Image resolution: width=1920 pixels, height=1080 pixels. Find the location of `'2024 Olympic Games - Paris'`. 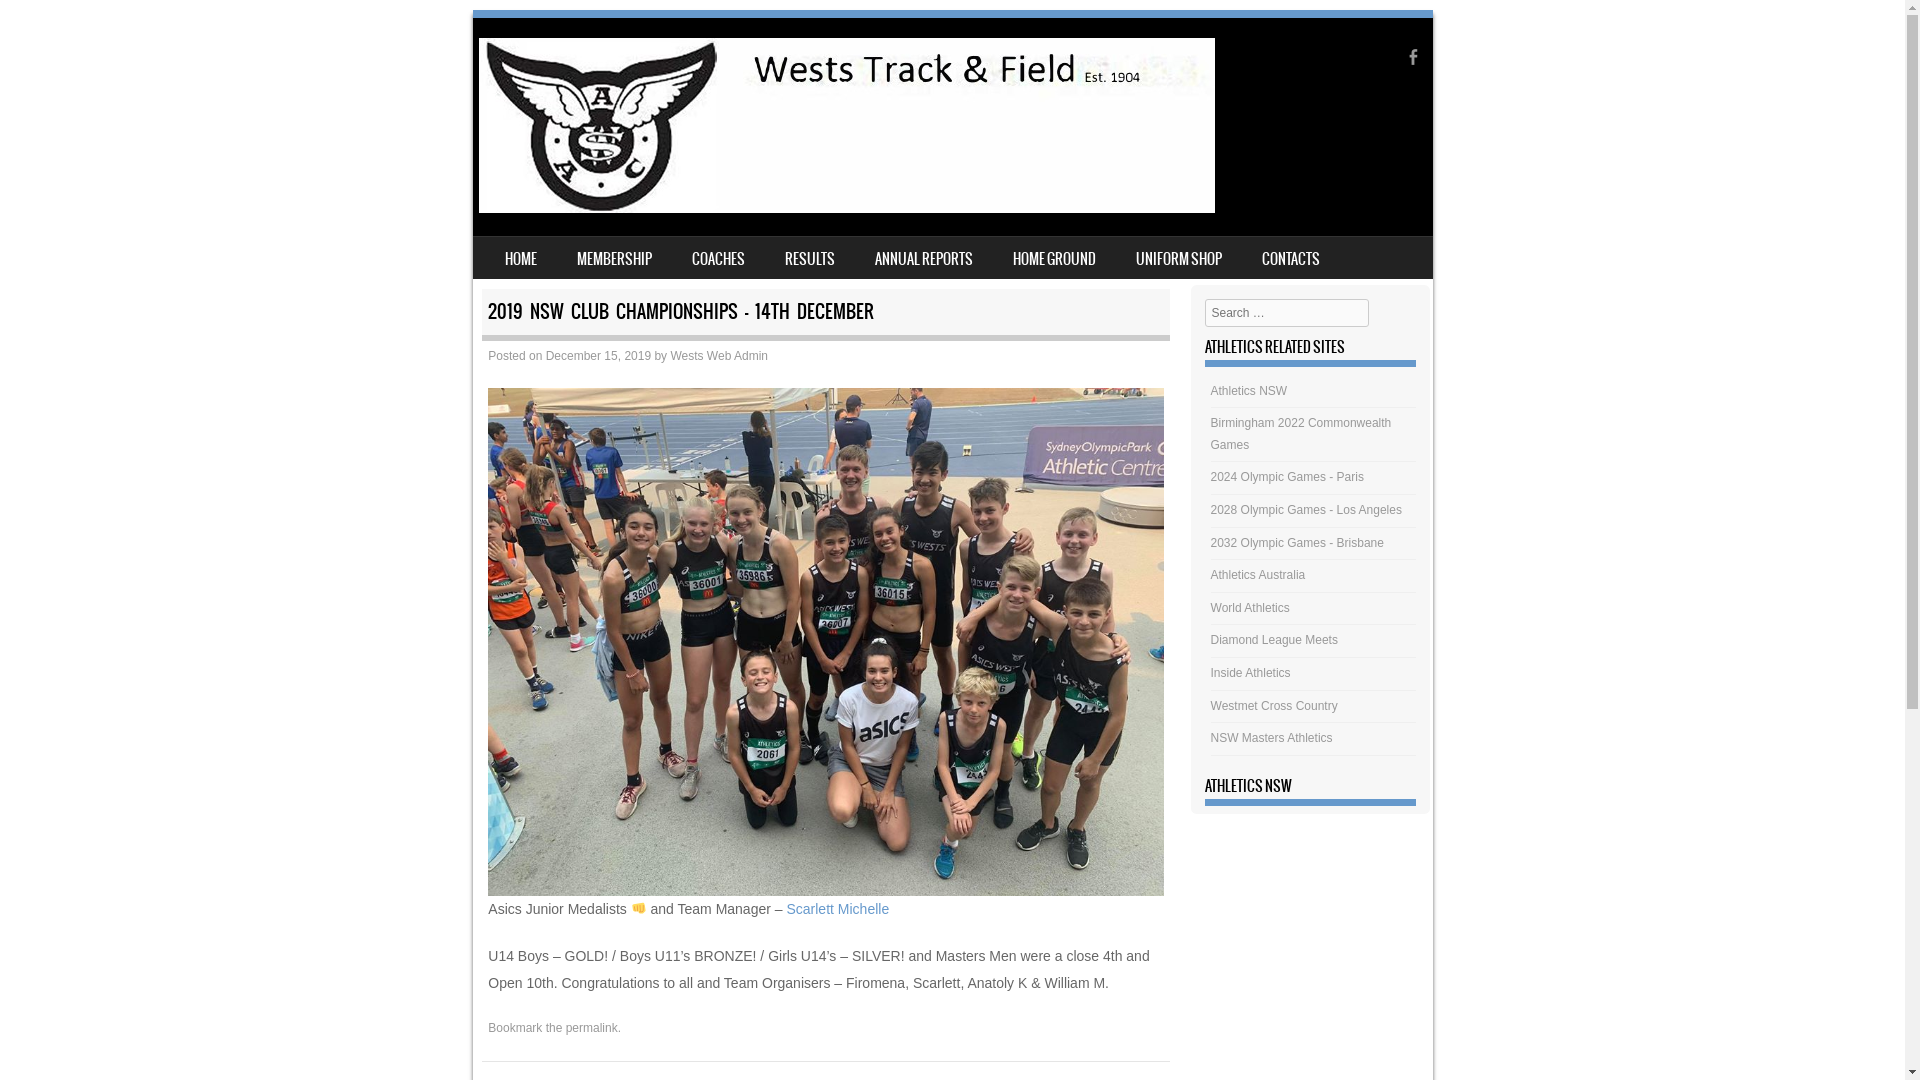

'2024 Olympic Games - Paris' is located at coordinates (1209, 477).